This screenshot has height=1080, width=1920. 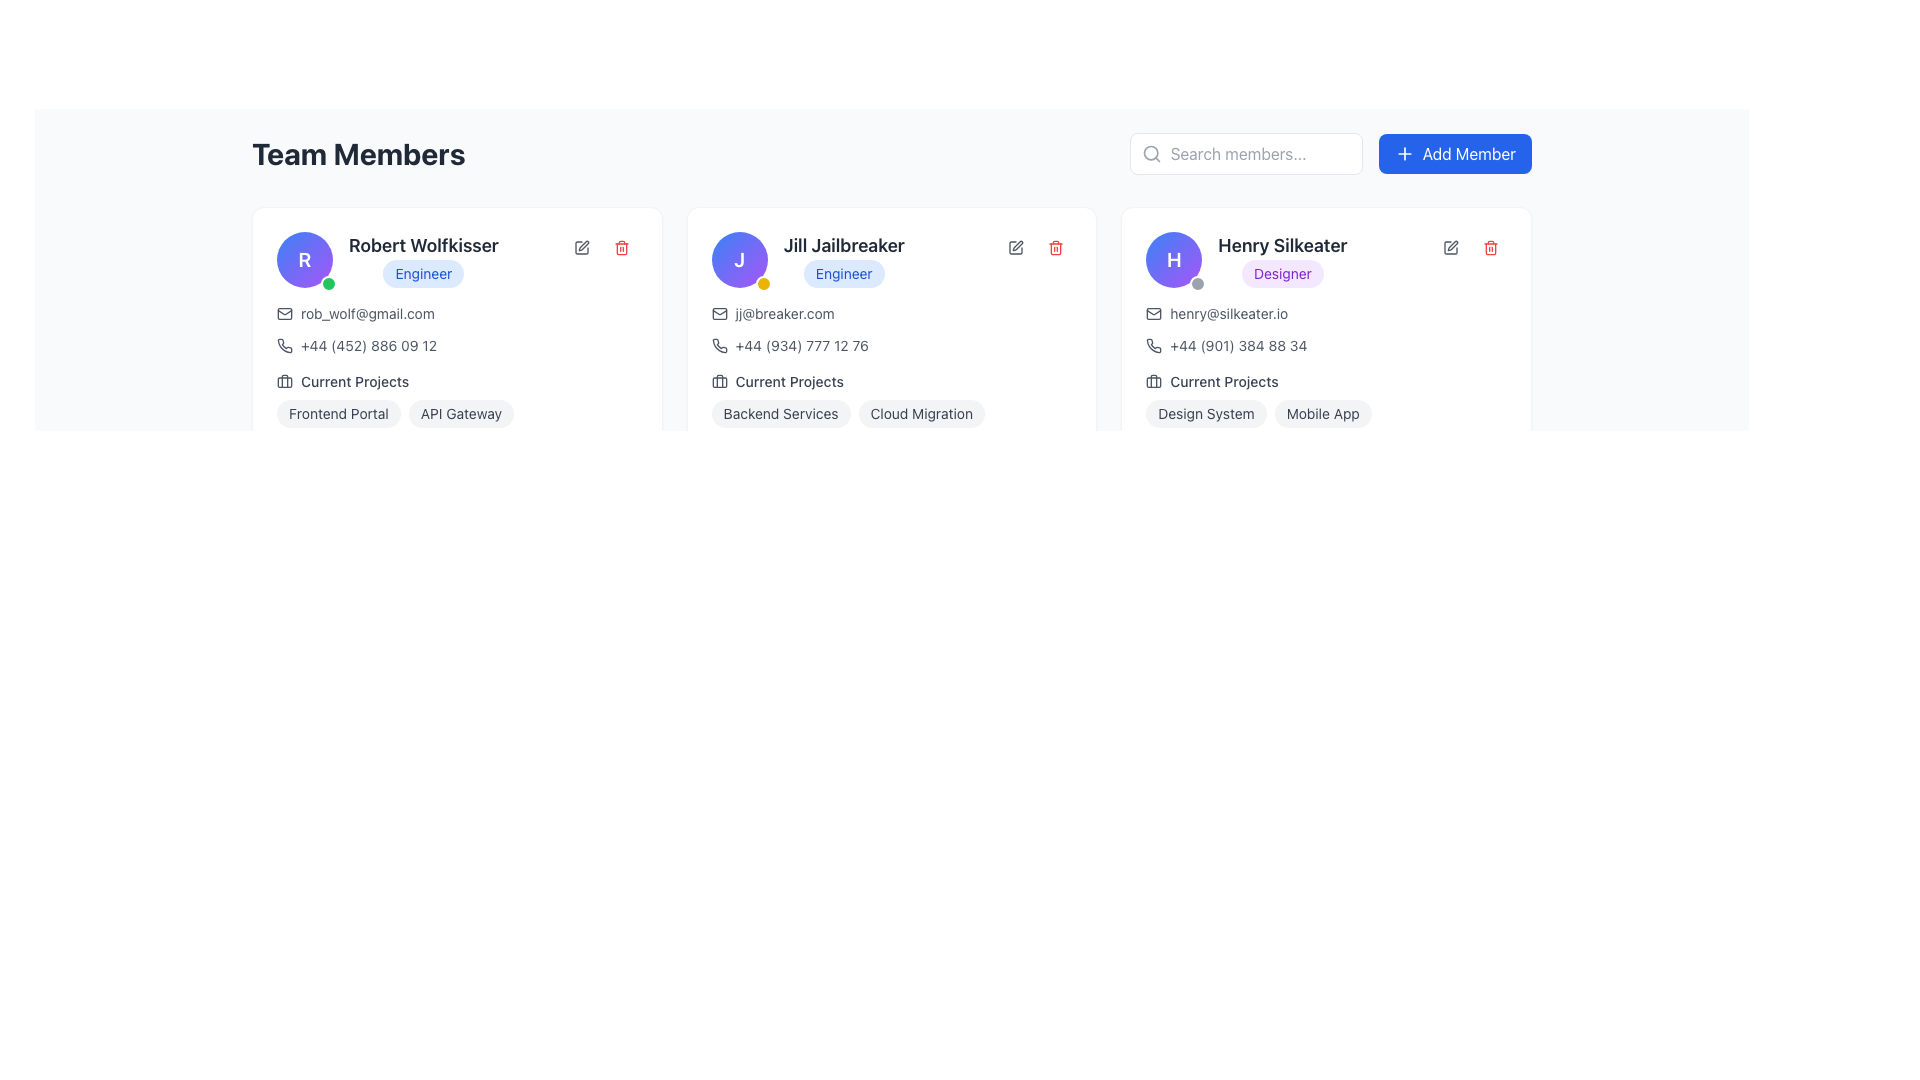 What do you see at coordinates (844, 258) in the screenshot?
I see `the Text display element featuring 'Jill Jailbreaker' and the designation 'Engineer'` at bounding box center [844, 258].